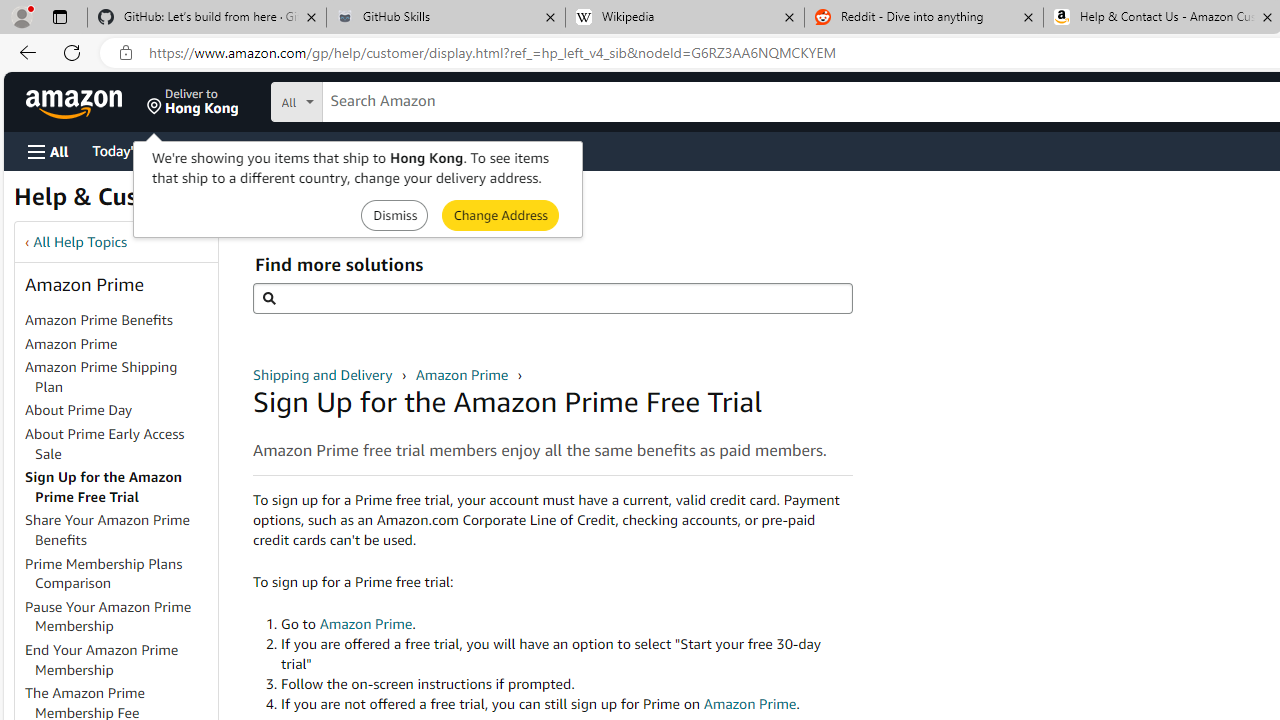 This screenshot has width=1280, height=720. What do you see at coordinates (325, 374) in the screenshot?
I see `'Shipping and Delivery '` at bounding box center [325, 374].